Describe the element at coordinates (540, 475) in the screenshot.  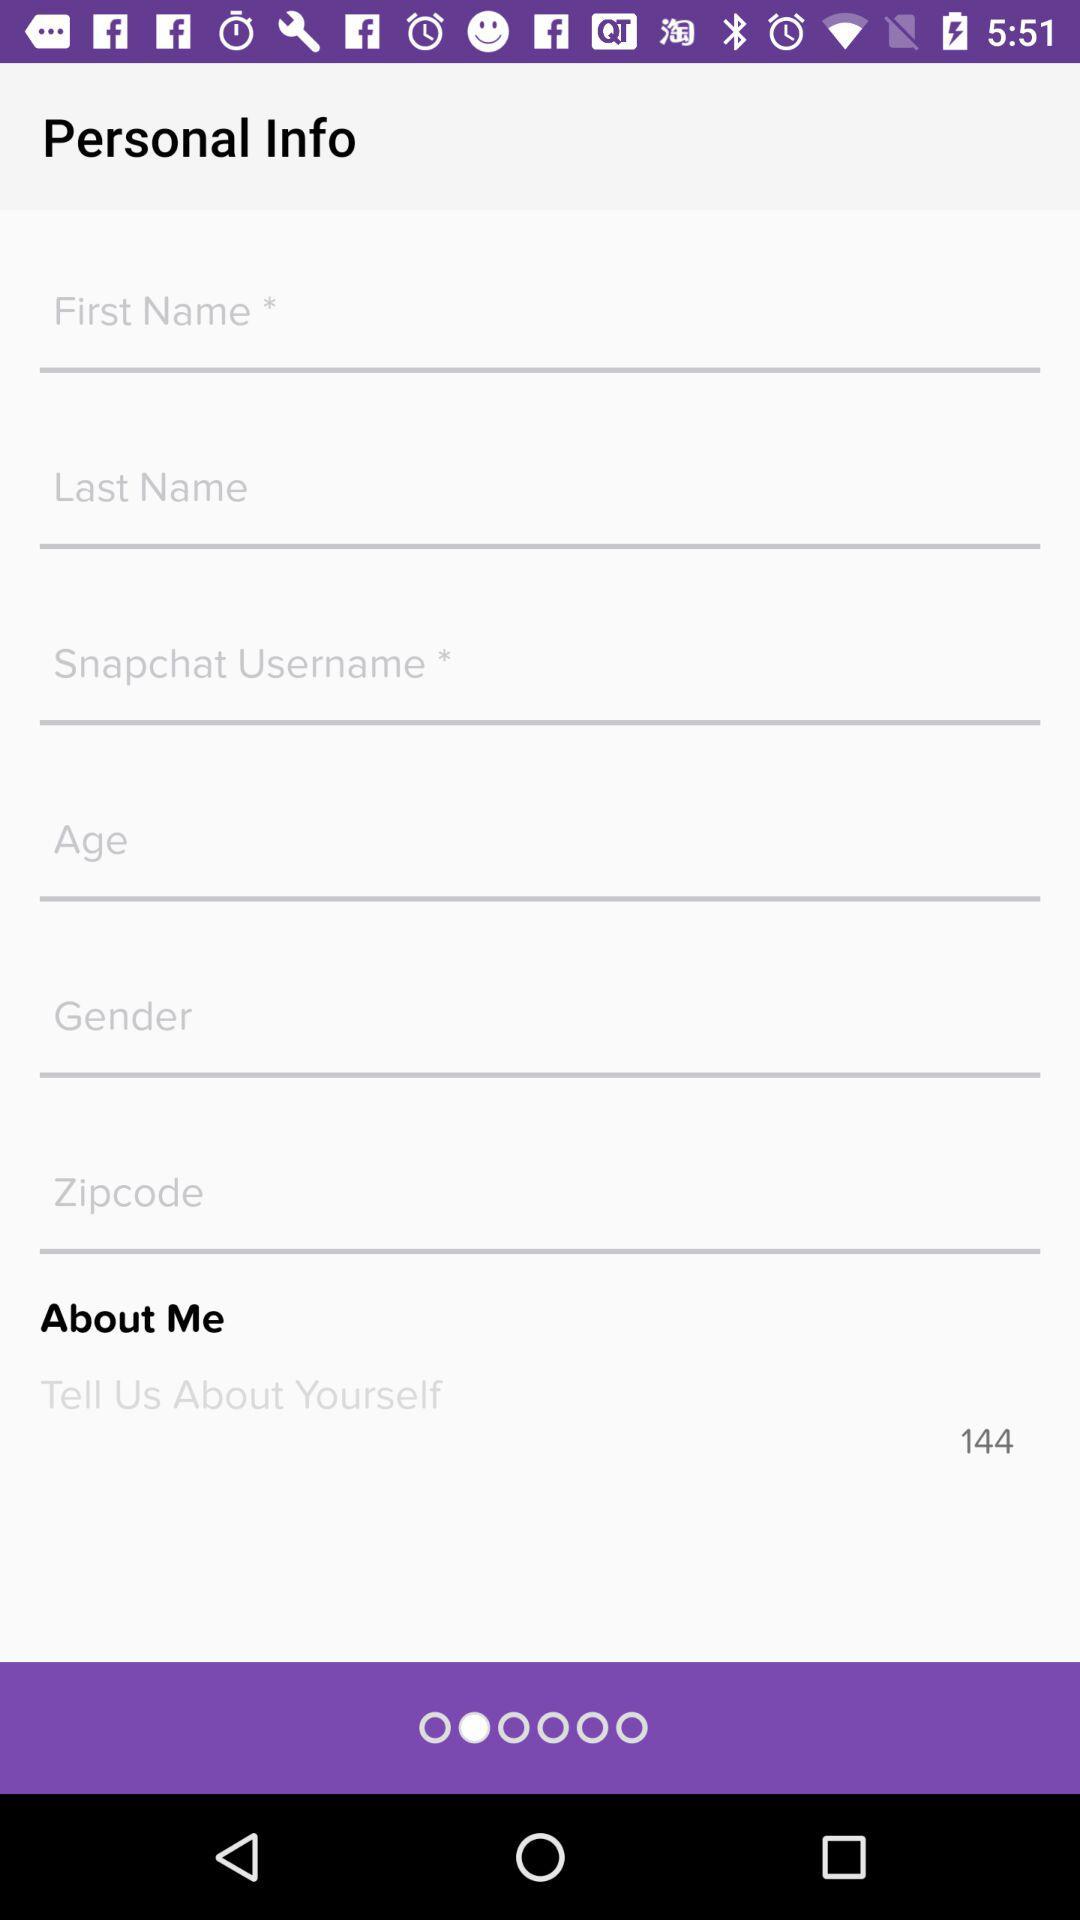
I see `last name fillup button` at that location.